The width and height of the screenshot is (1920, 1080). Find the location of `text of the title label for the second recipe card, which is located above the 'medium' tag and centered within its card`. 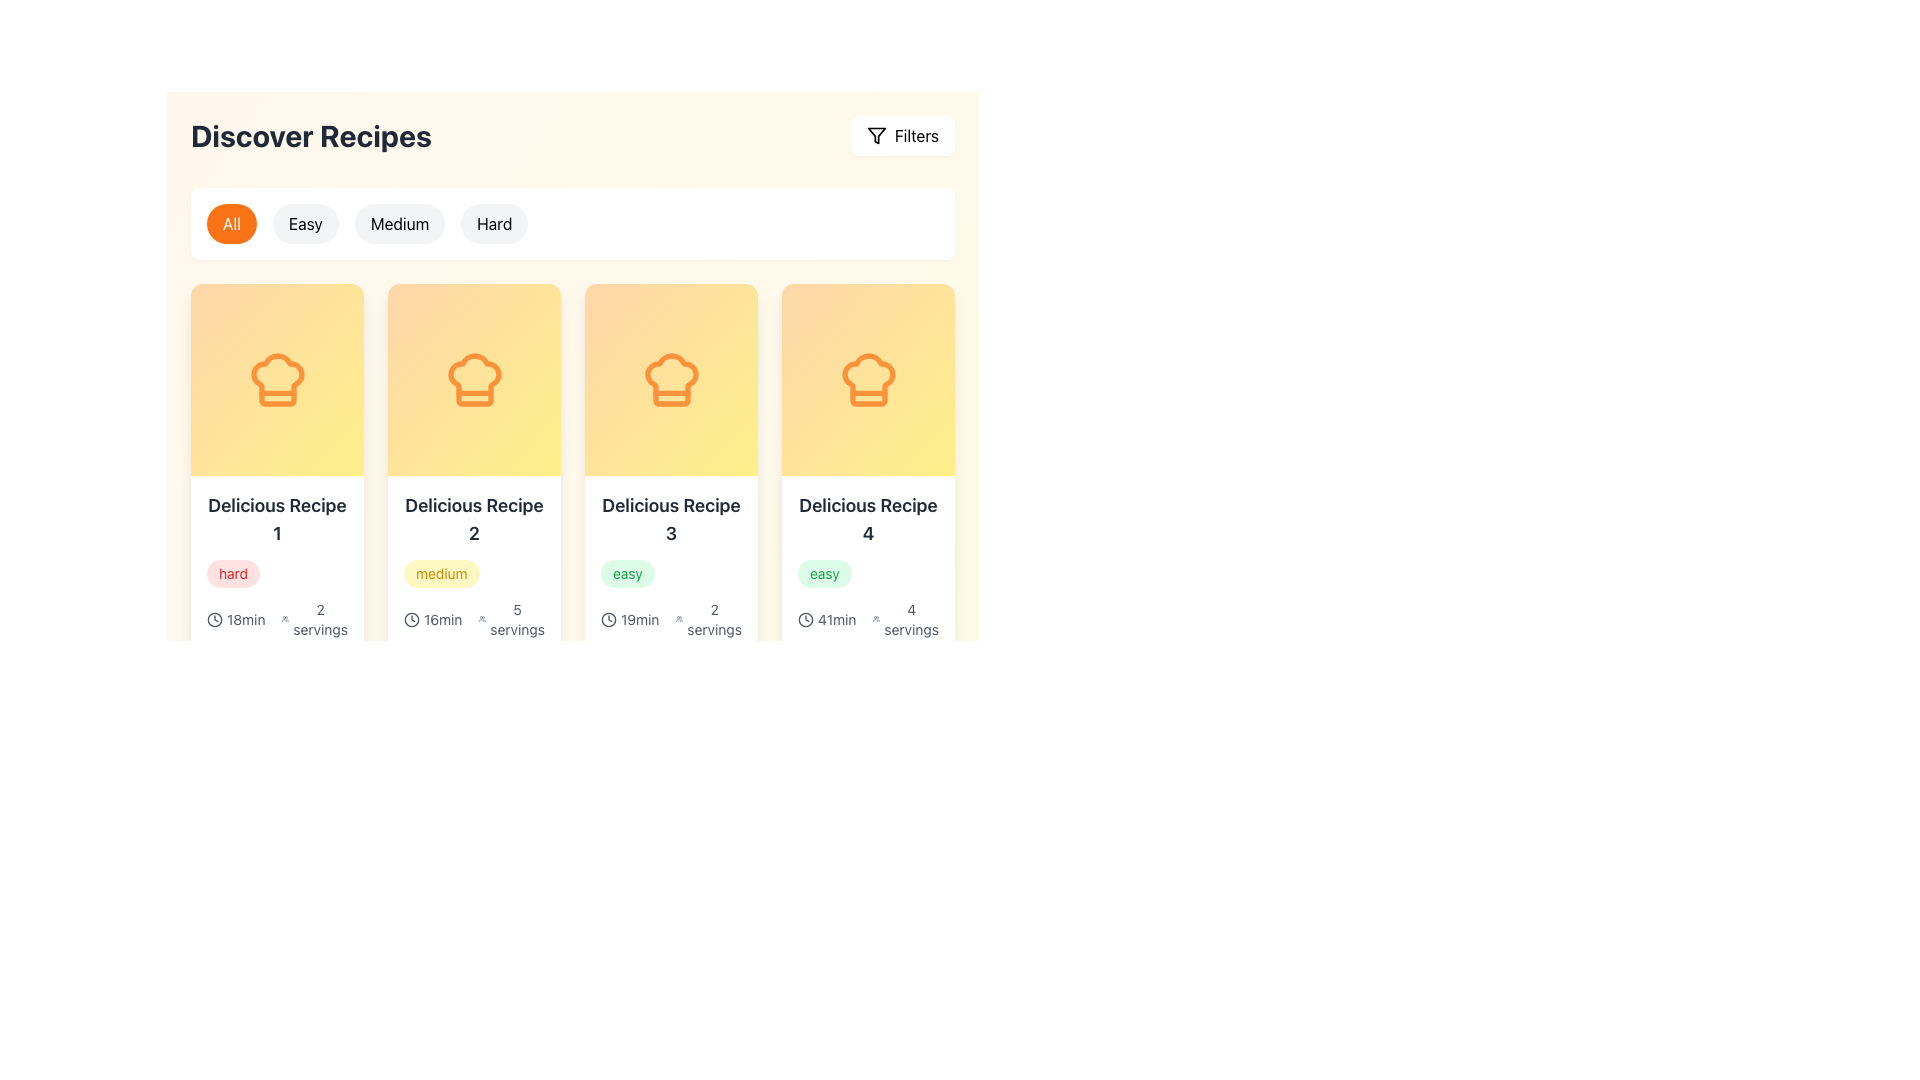

text of the title label for the second recipe card, which is located above the 'medium' tag and centered within its card is located at coordinates (473, 519).